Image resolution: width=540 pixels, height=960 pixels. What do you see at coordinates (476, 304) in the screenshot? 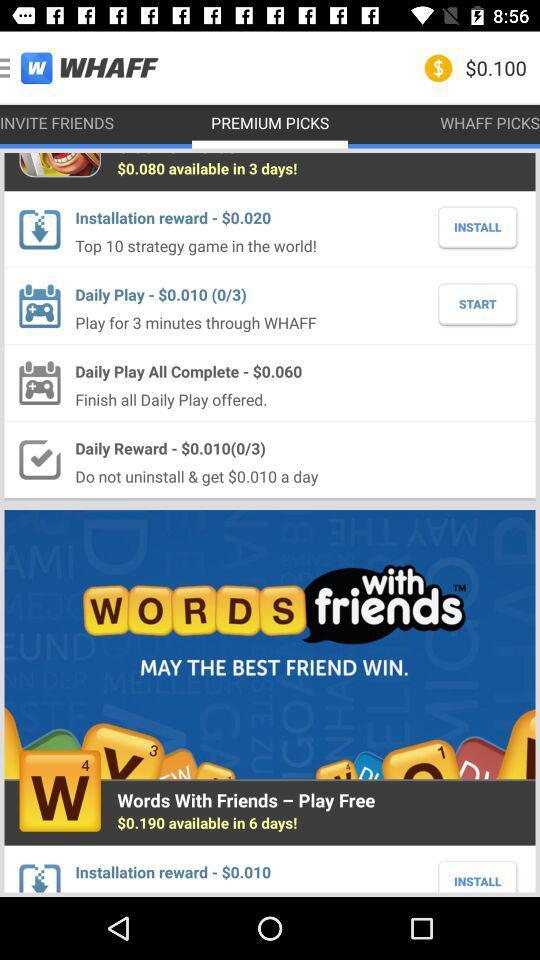
I see `the item to the right of the play for 3 icon` at bounding box center [476, 304].